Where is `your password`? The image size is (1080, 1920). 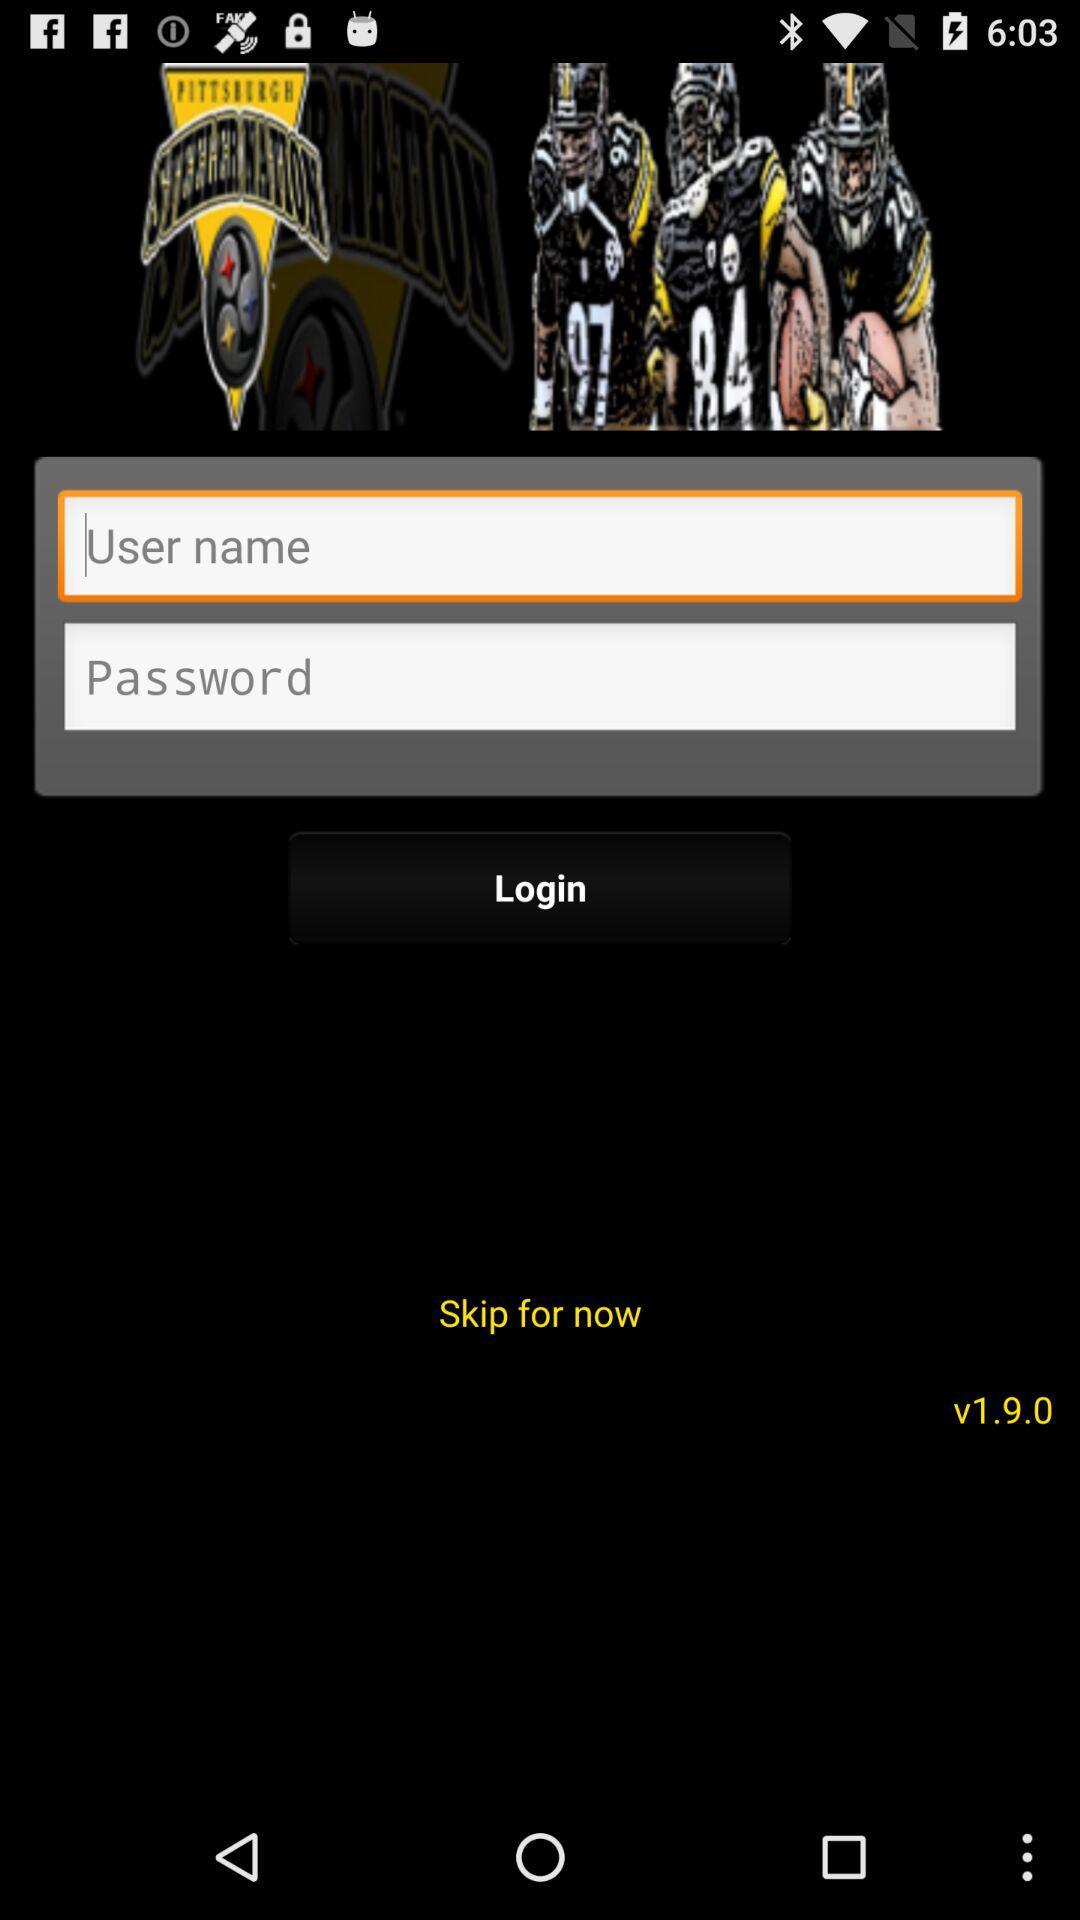 your password is located at coordinates (540, 682).